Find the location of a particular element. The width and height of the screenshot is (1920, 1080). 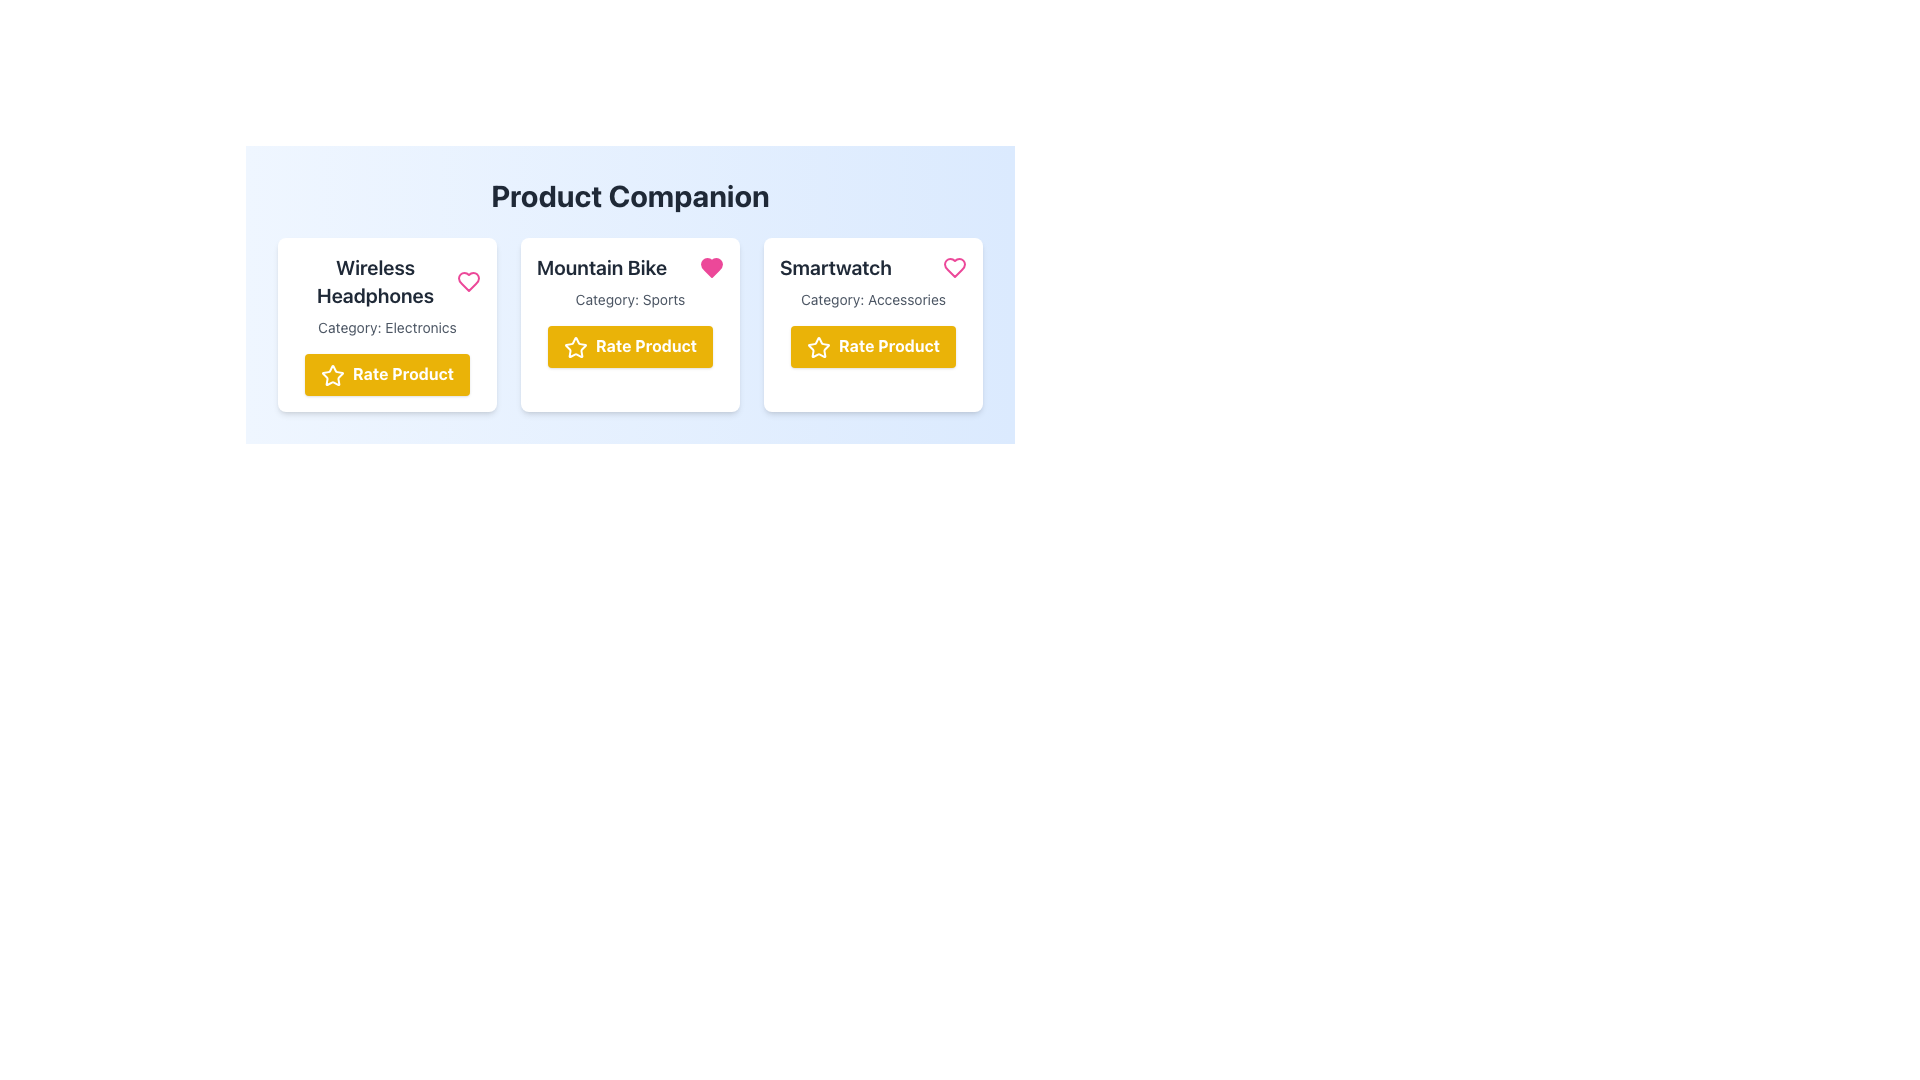

the 'Rate Product' button with a yellow background and bold white letters, located in the 'Mountain Bike' card under the 'Product Companion' section to initiate rating is located at coordinates (629, 345).